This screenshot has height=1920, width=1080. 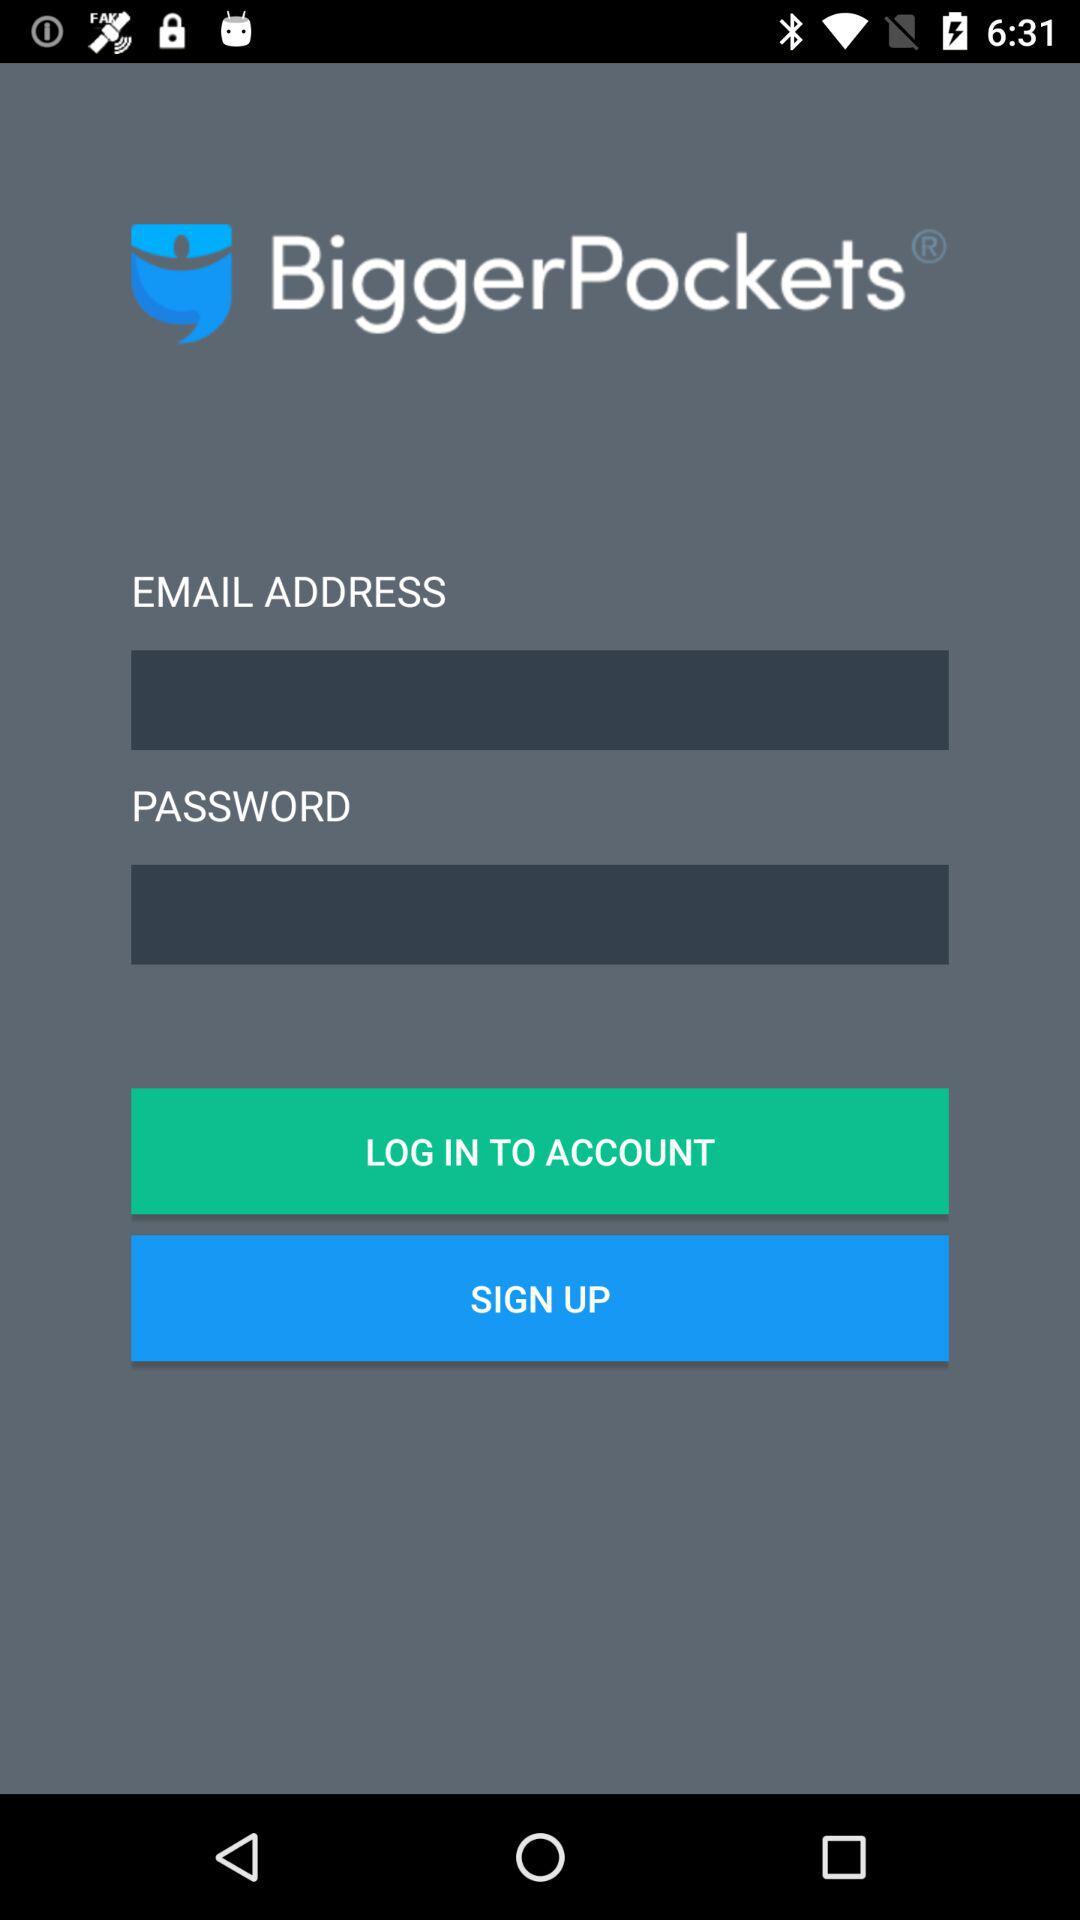 What do you see at coordinates (540, 1151) in the screenshot?
I see `item above sign up item` at bounding box center [540, 1151].